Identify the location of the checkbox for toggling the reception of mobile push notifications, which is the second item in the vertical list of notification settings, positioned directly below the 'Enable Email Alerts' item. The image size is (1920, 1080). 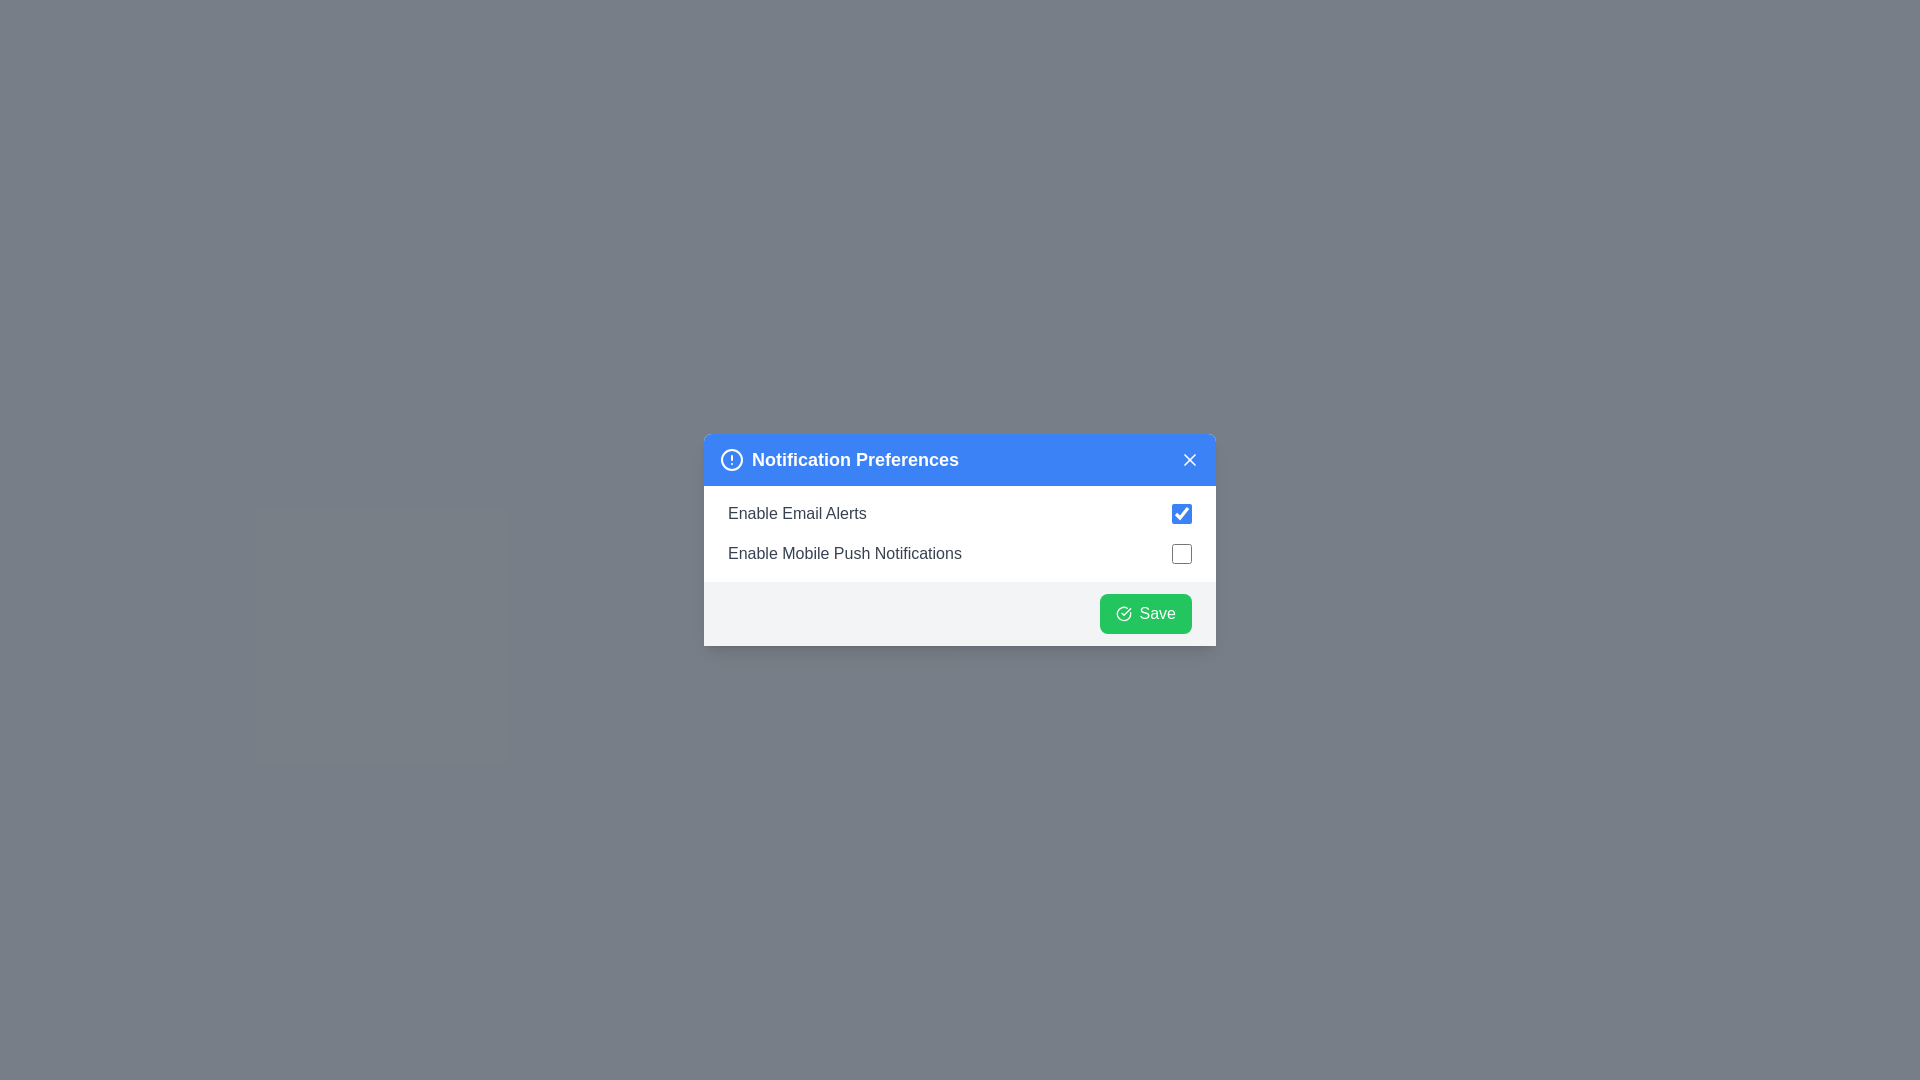
(960, 554).